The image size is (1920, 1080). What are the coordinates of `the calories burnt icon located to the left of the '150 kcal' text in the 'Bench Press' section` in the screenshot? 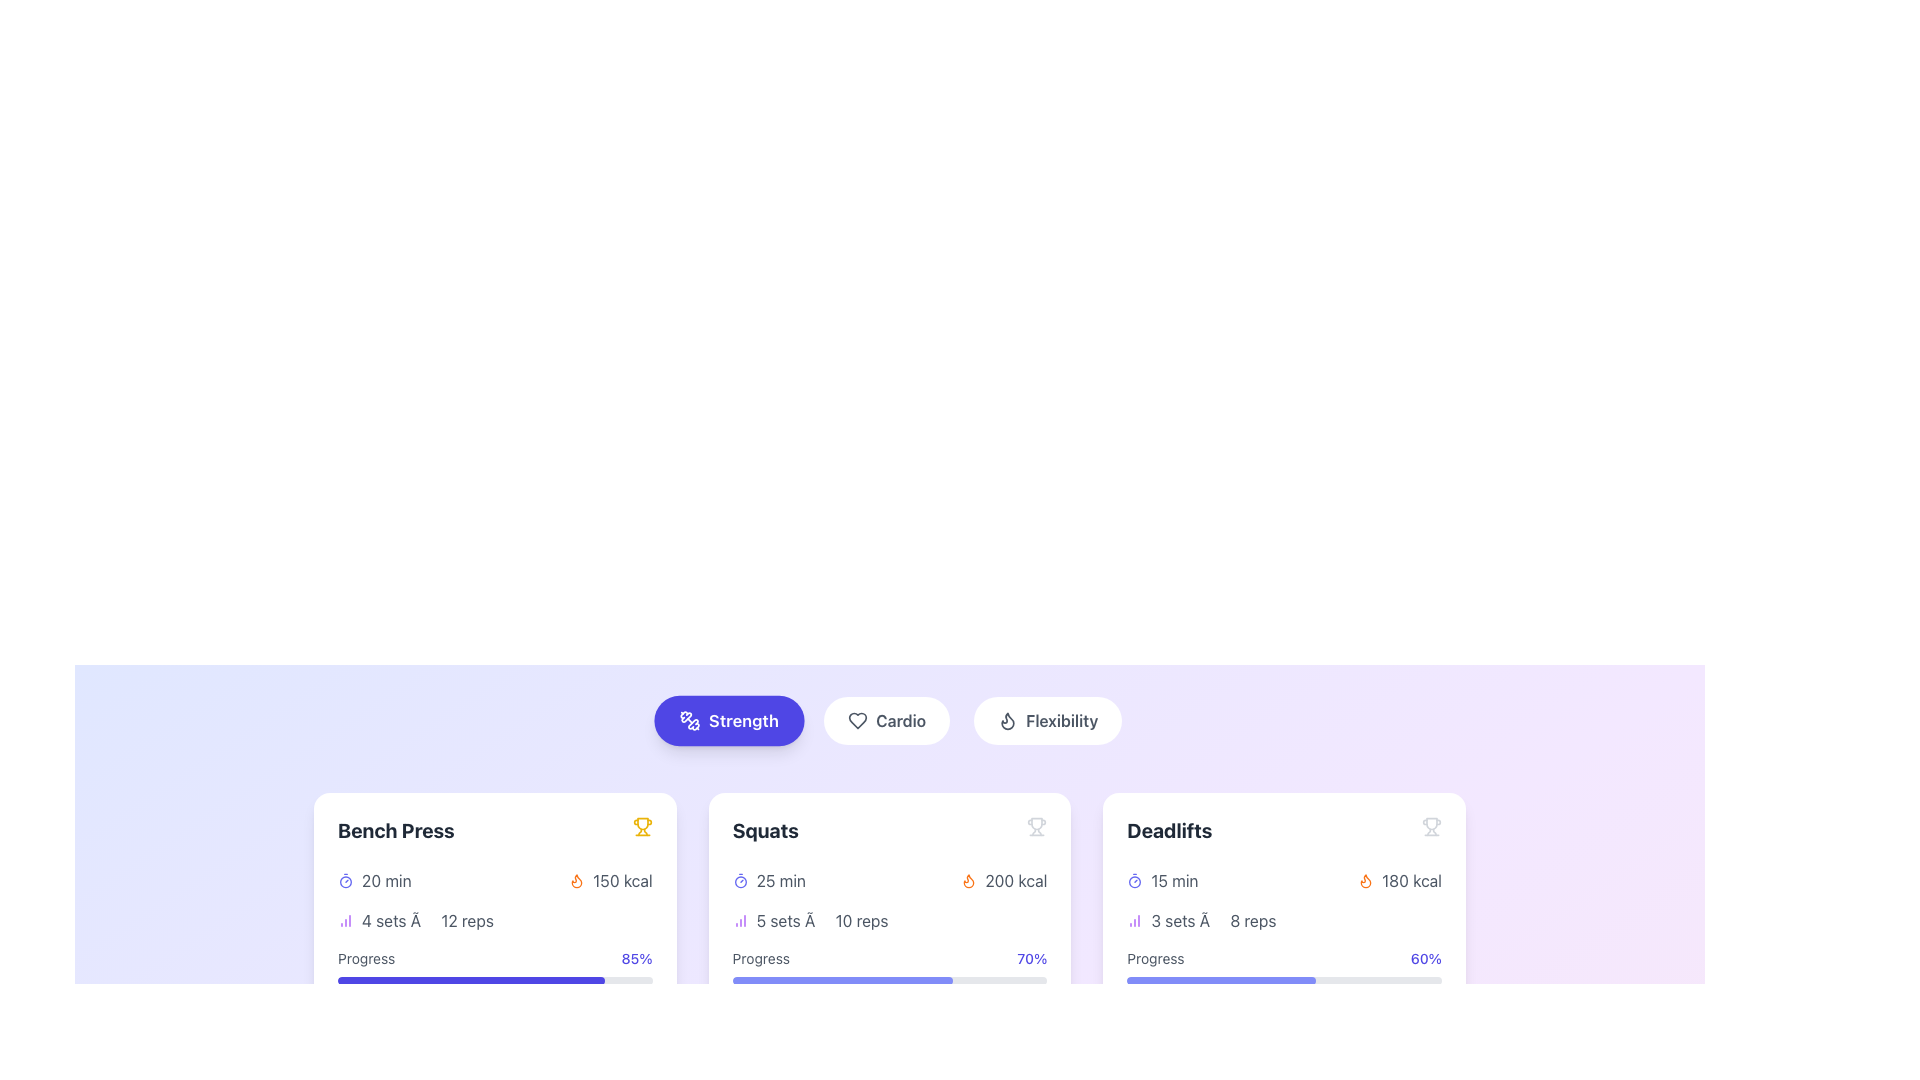 It's located at (576, 879).